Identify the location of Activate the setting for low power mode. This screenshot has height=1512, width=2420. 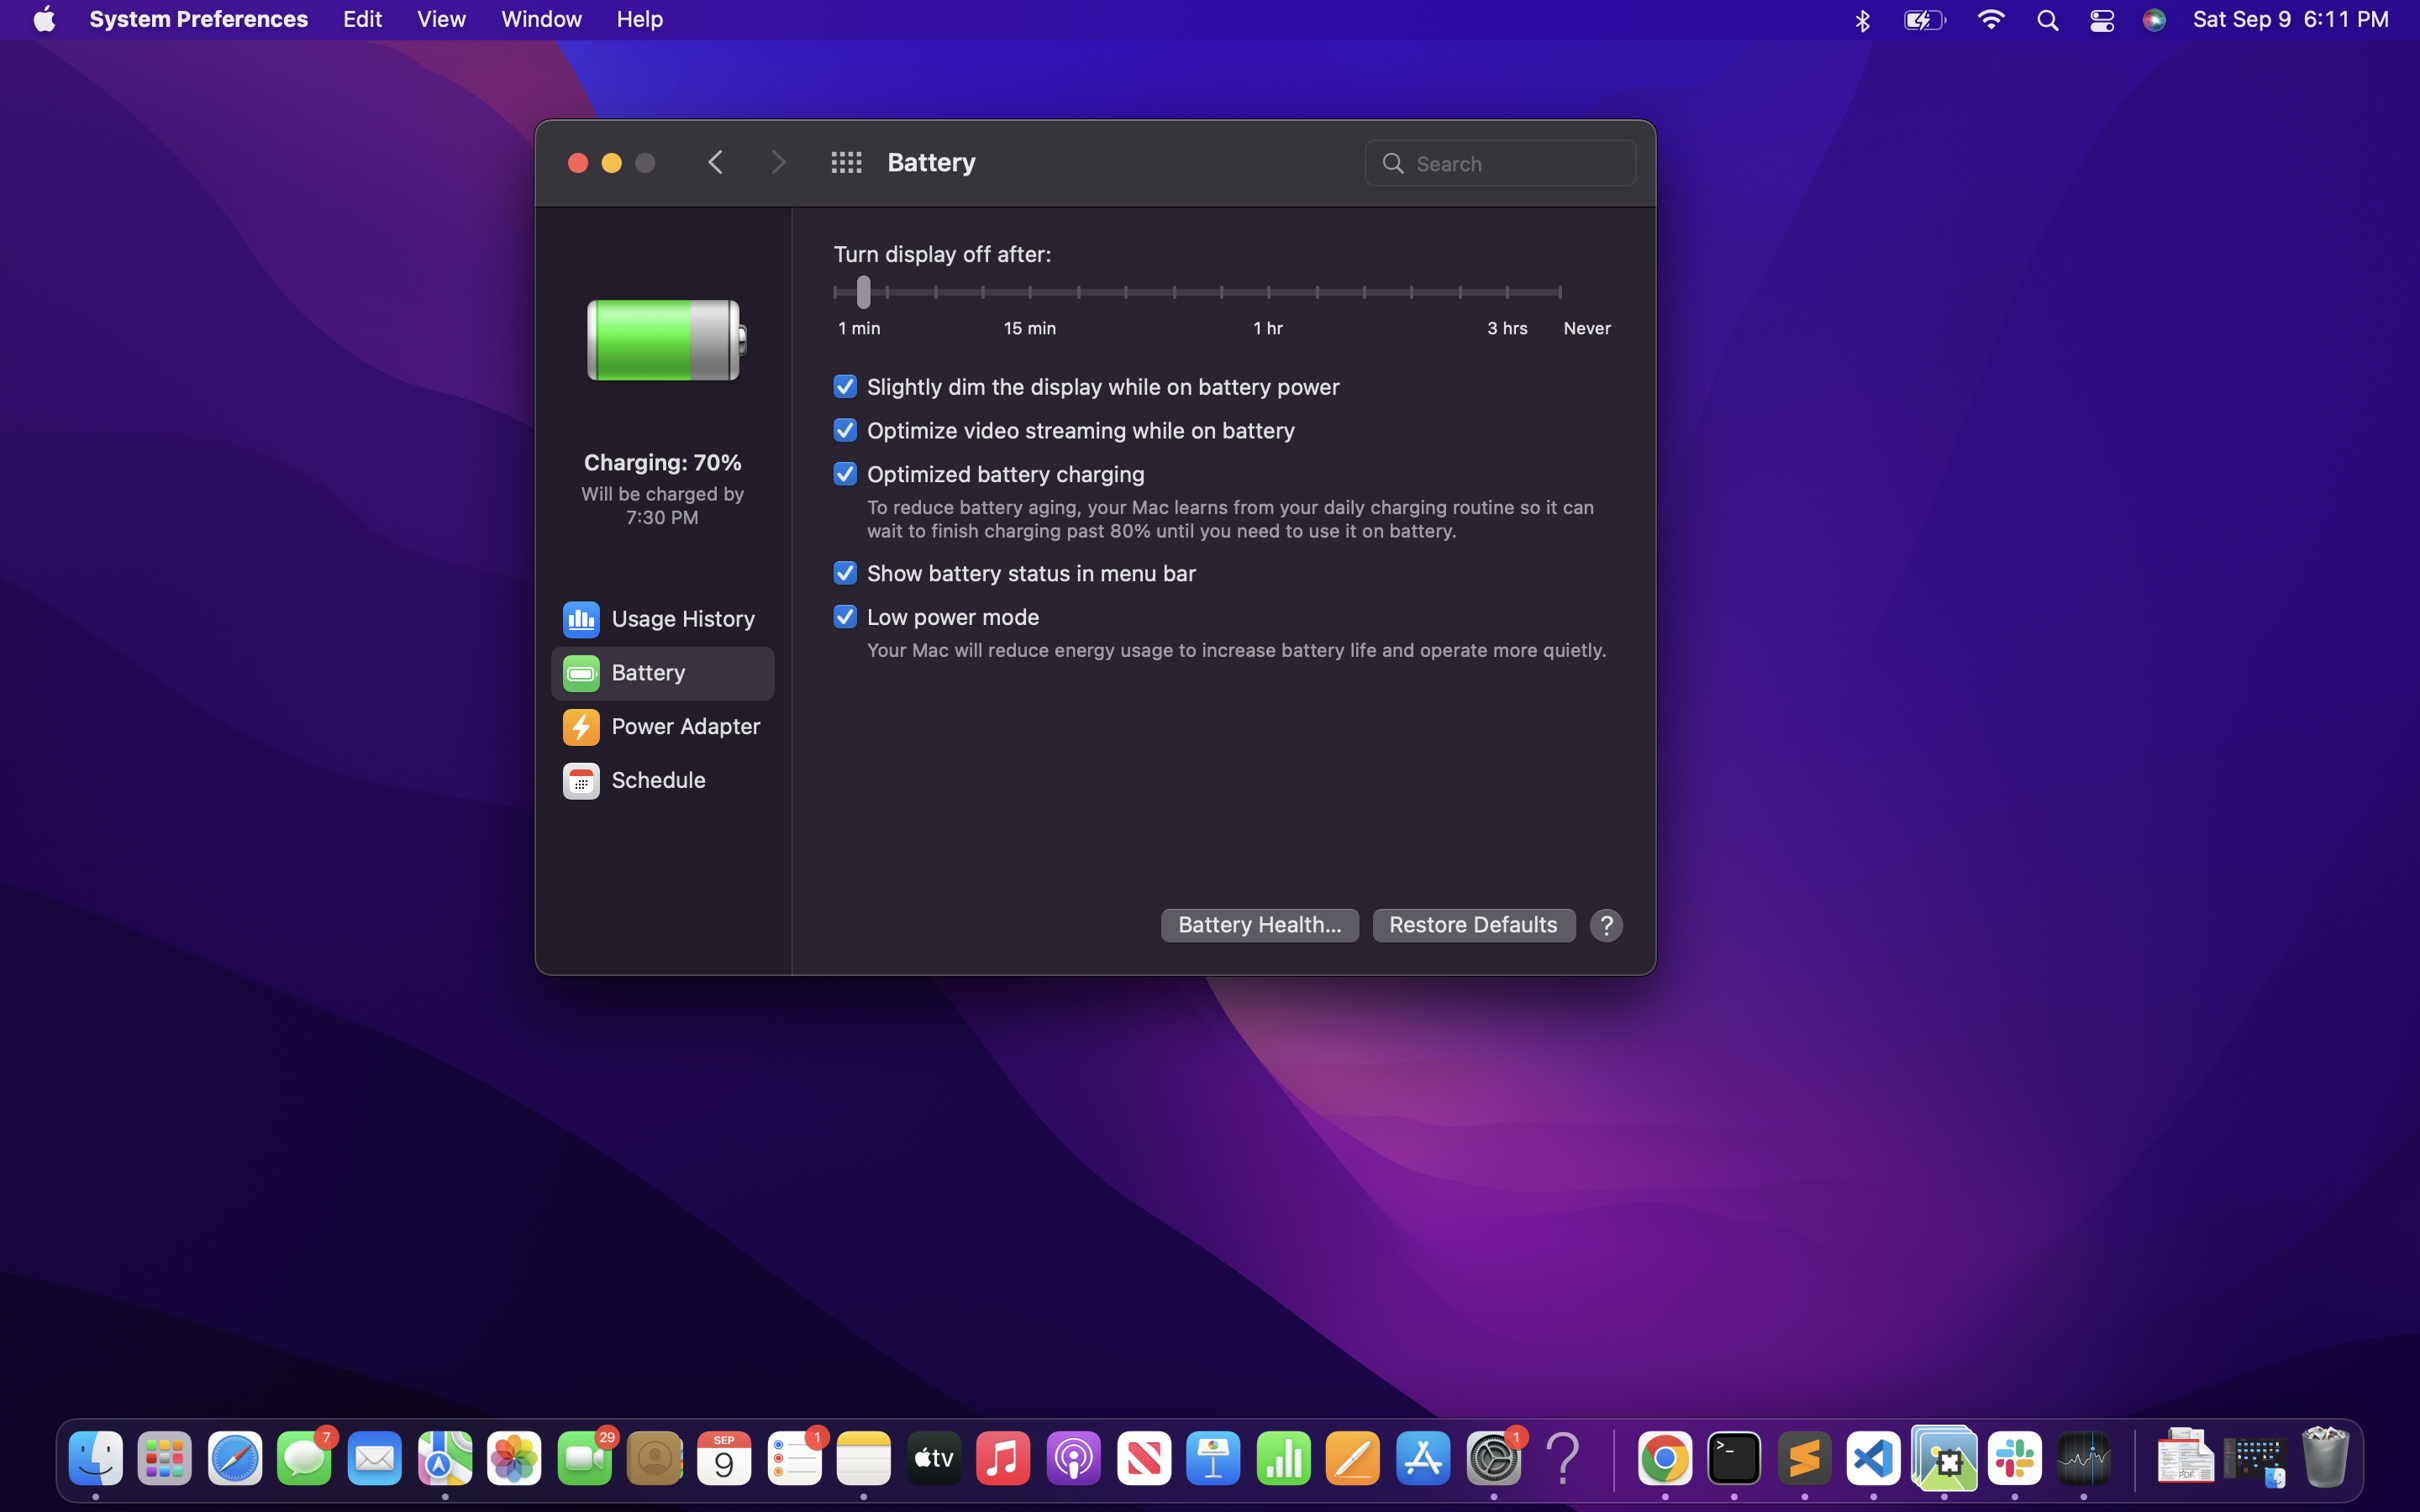
(936, 615).